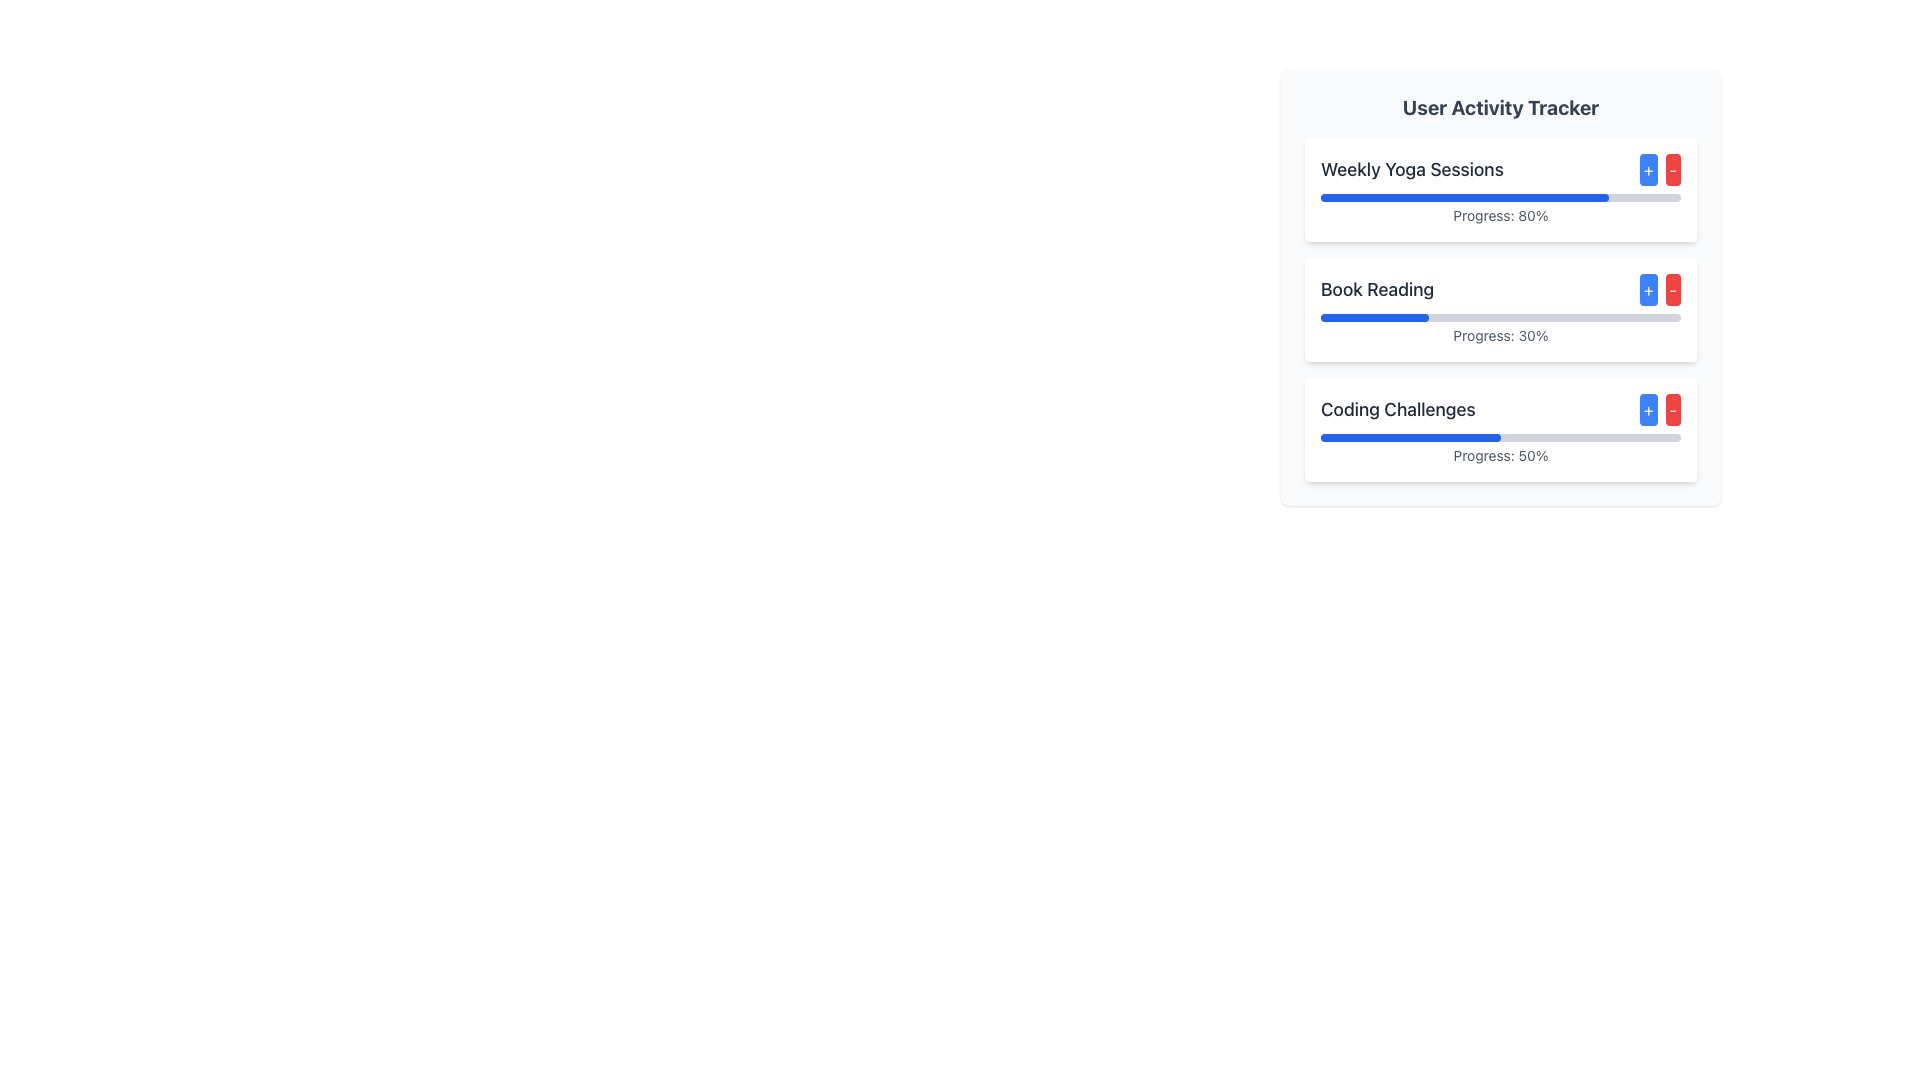 The image size is (1920, 1080). Describe the element at coordinates (1501, 168) in the screenshot. I see `the '+' button next to the 'Weekly Yoga Sessions' label in the user activity tracker to increase the value` at that location.